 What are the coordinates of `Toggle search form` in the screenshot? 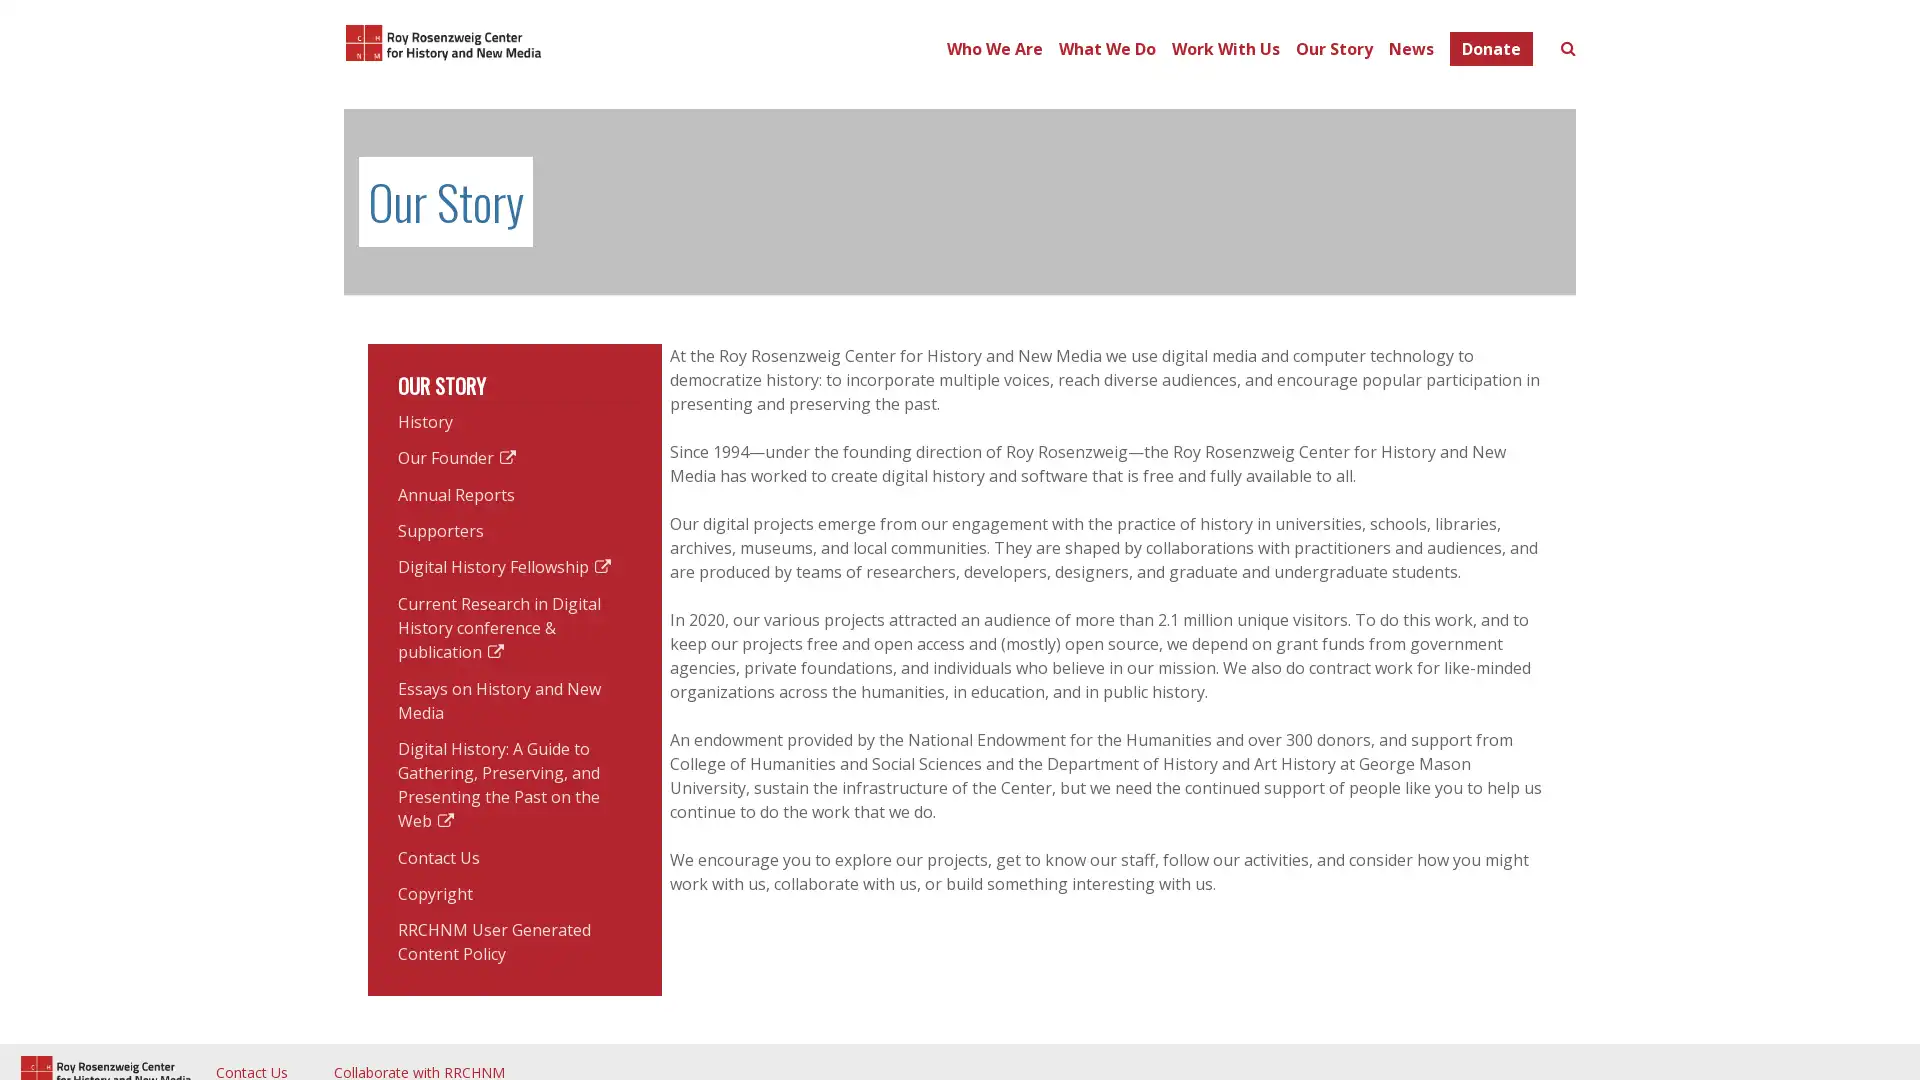 It's located at (1567, 47).